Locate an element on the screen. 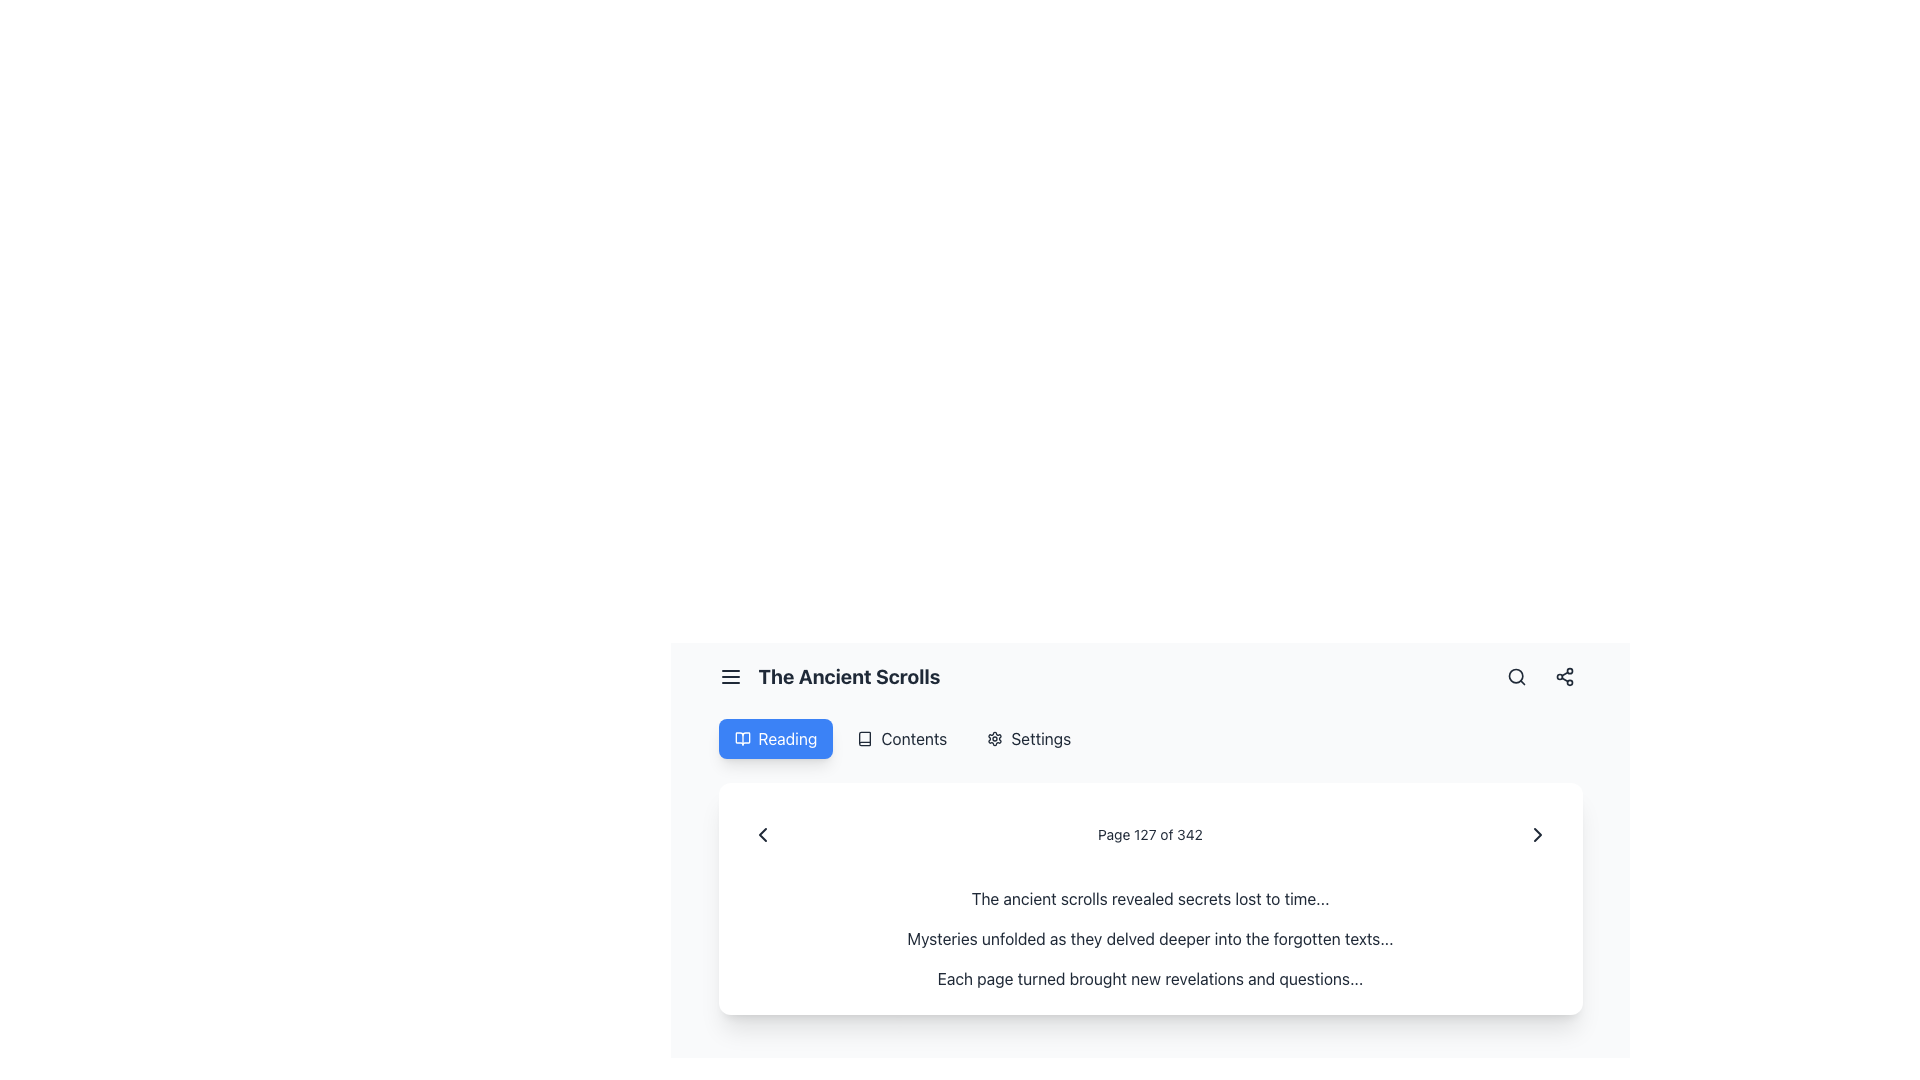 Image resolution: width=1920 pixels, height=1080 pixels. the second paragraph element which presents a specific segment of narrative text, located slightly below the middle of the overall interface is located at coordinates (1150, 938).